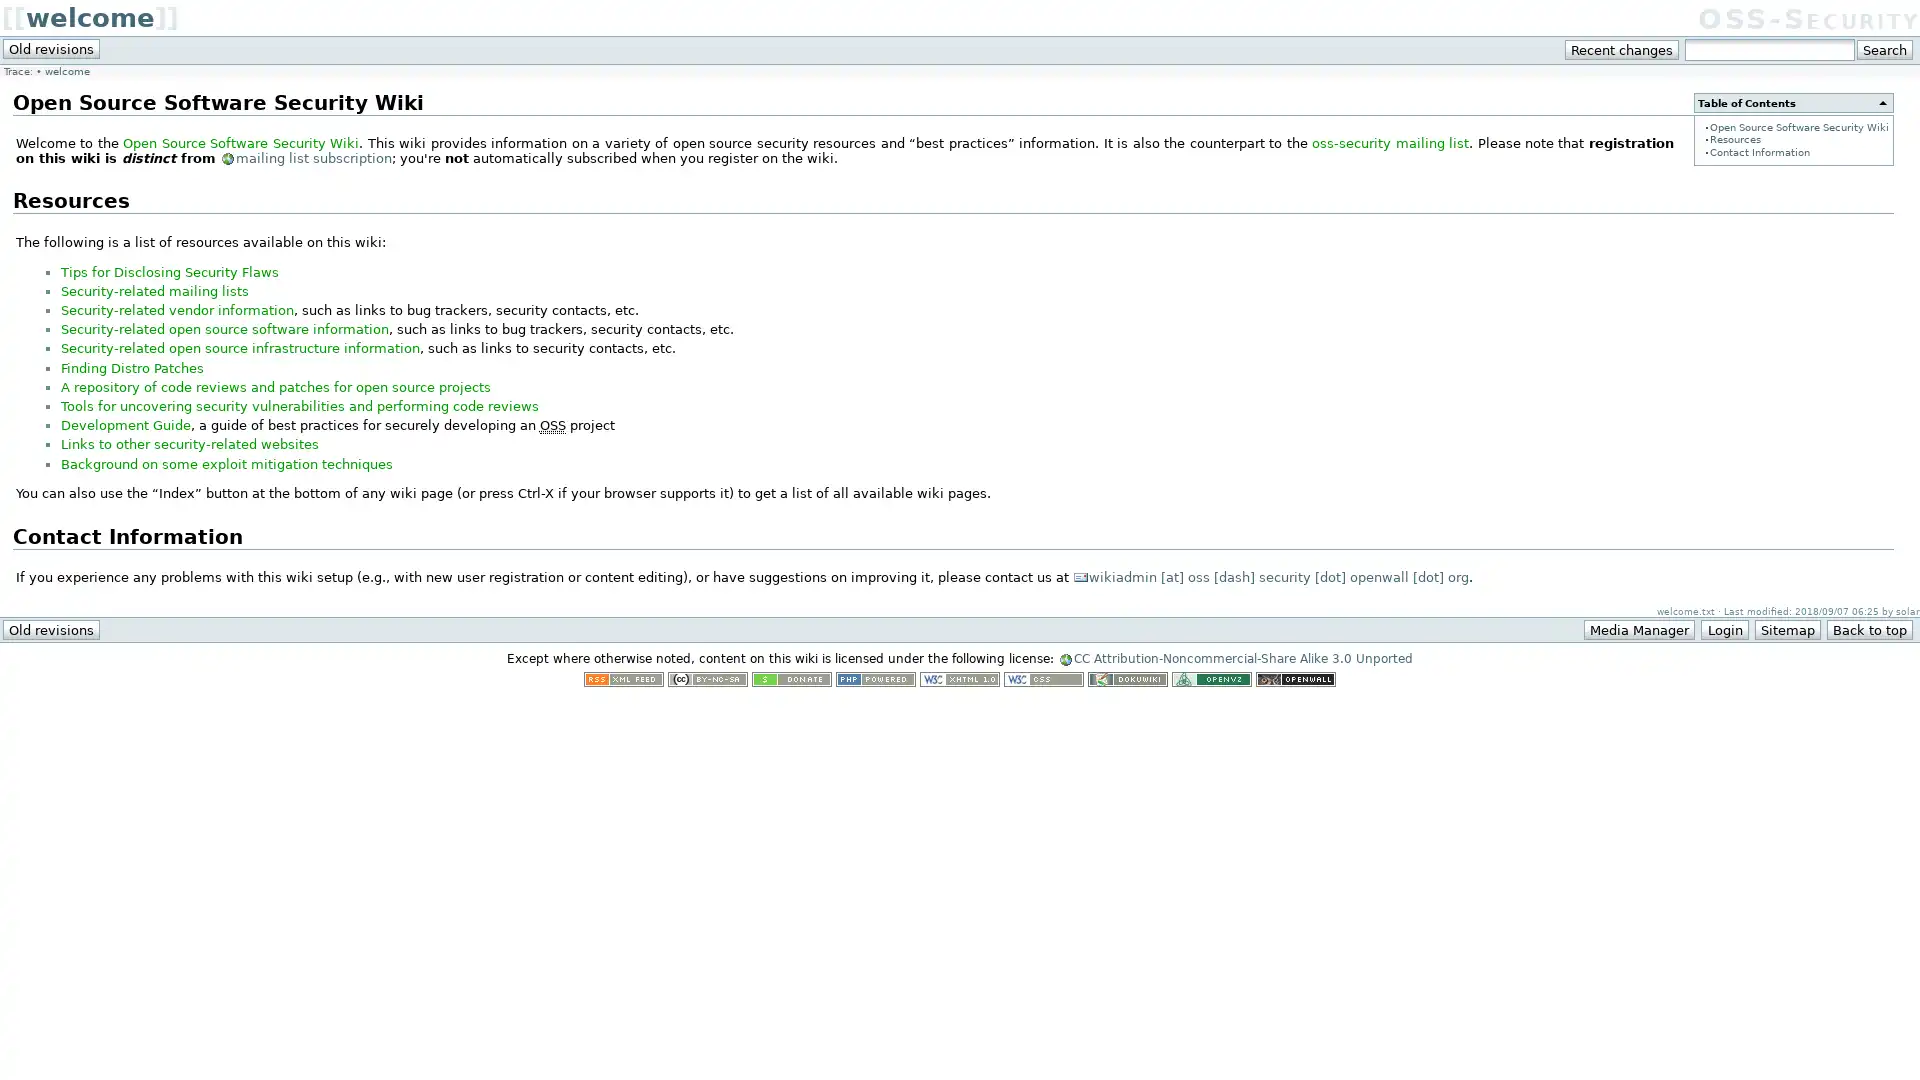 The width and height of the screenshot is (1920, 1080). I want to click on Recent changes, so click(1622, 49).